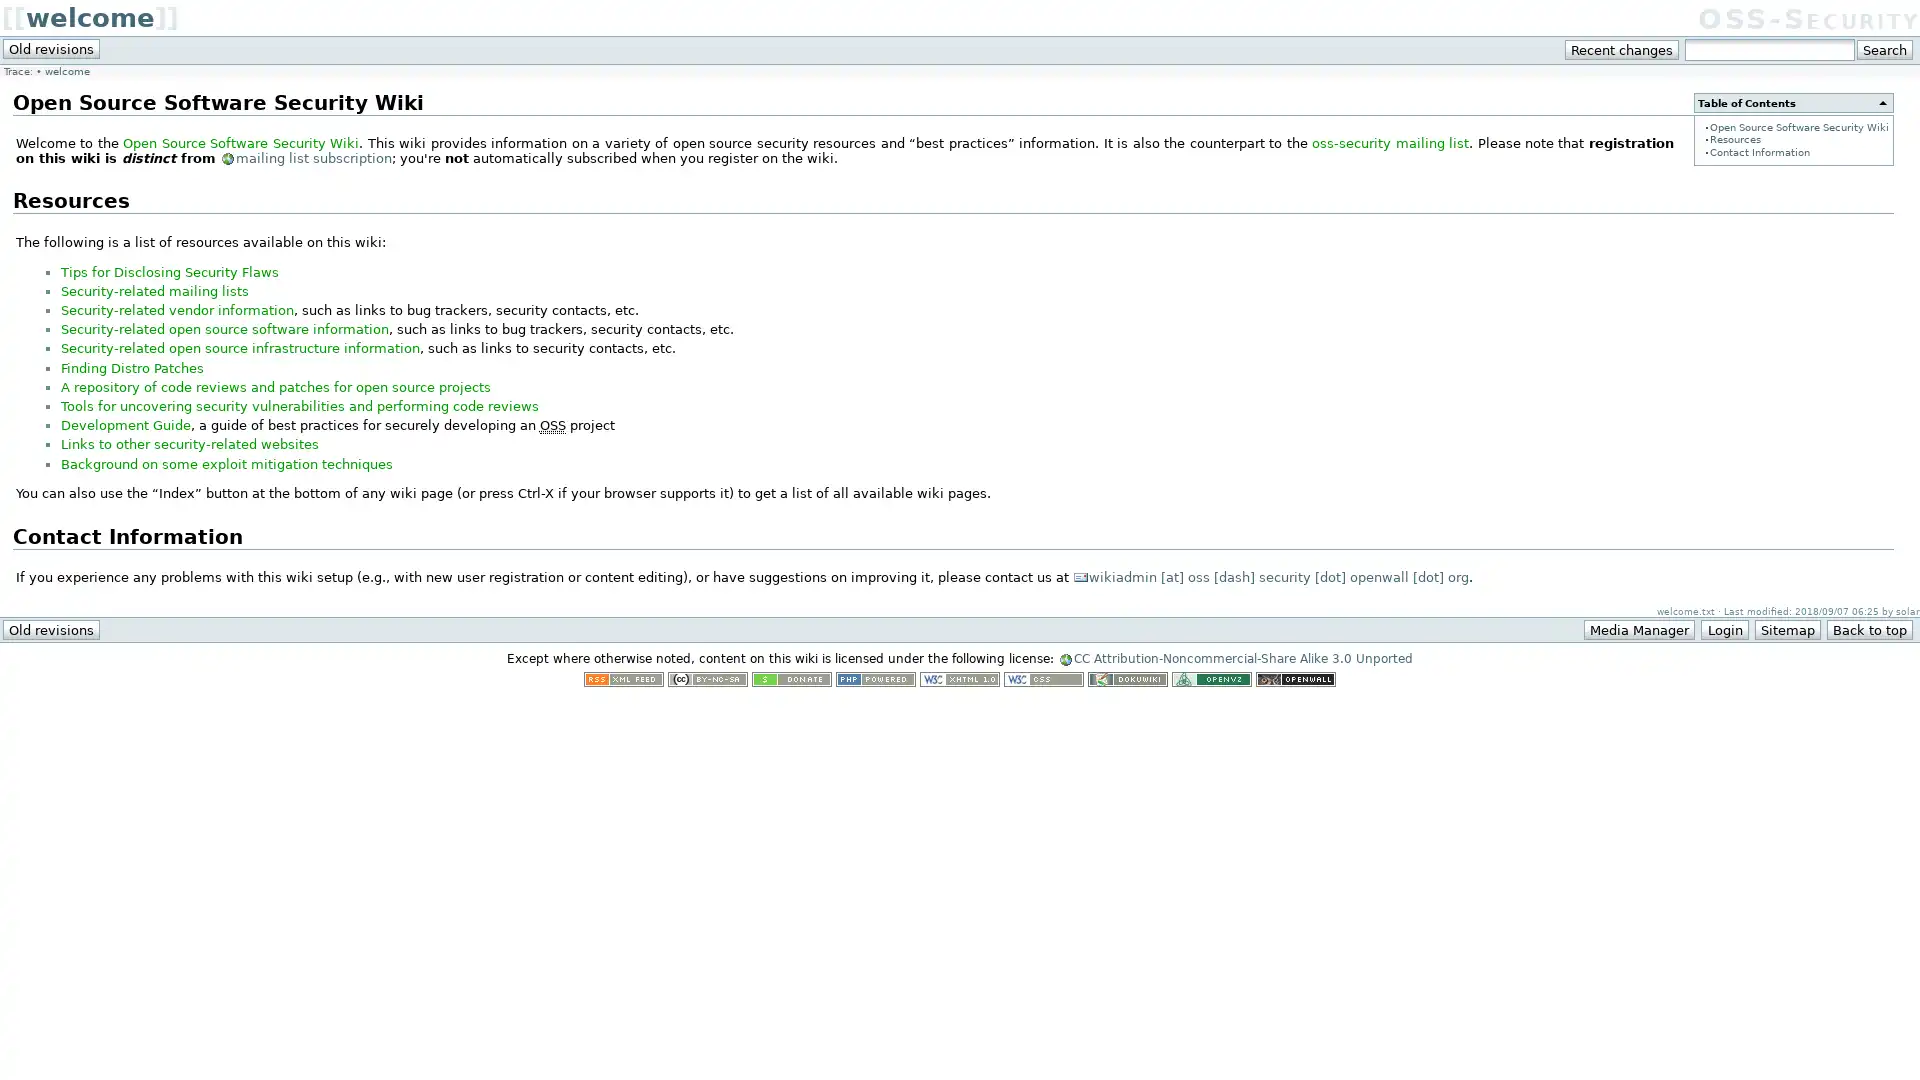 The width and height of the screenshot is (1920, 1080). I want to click on Recent changes, so click(1622, 49).